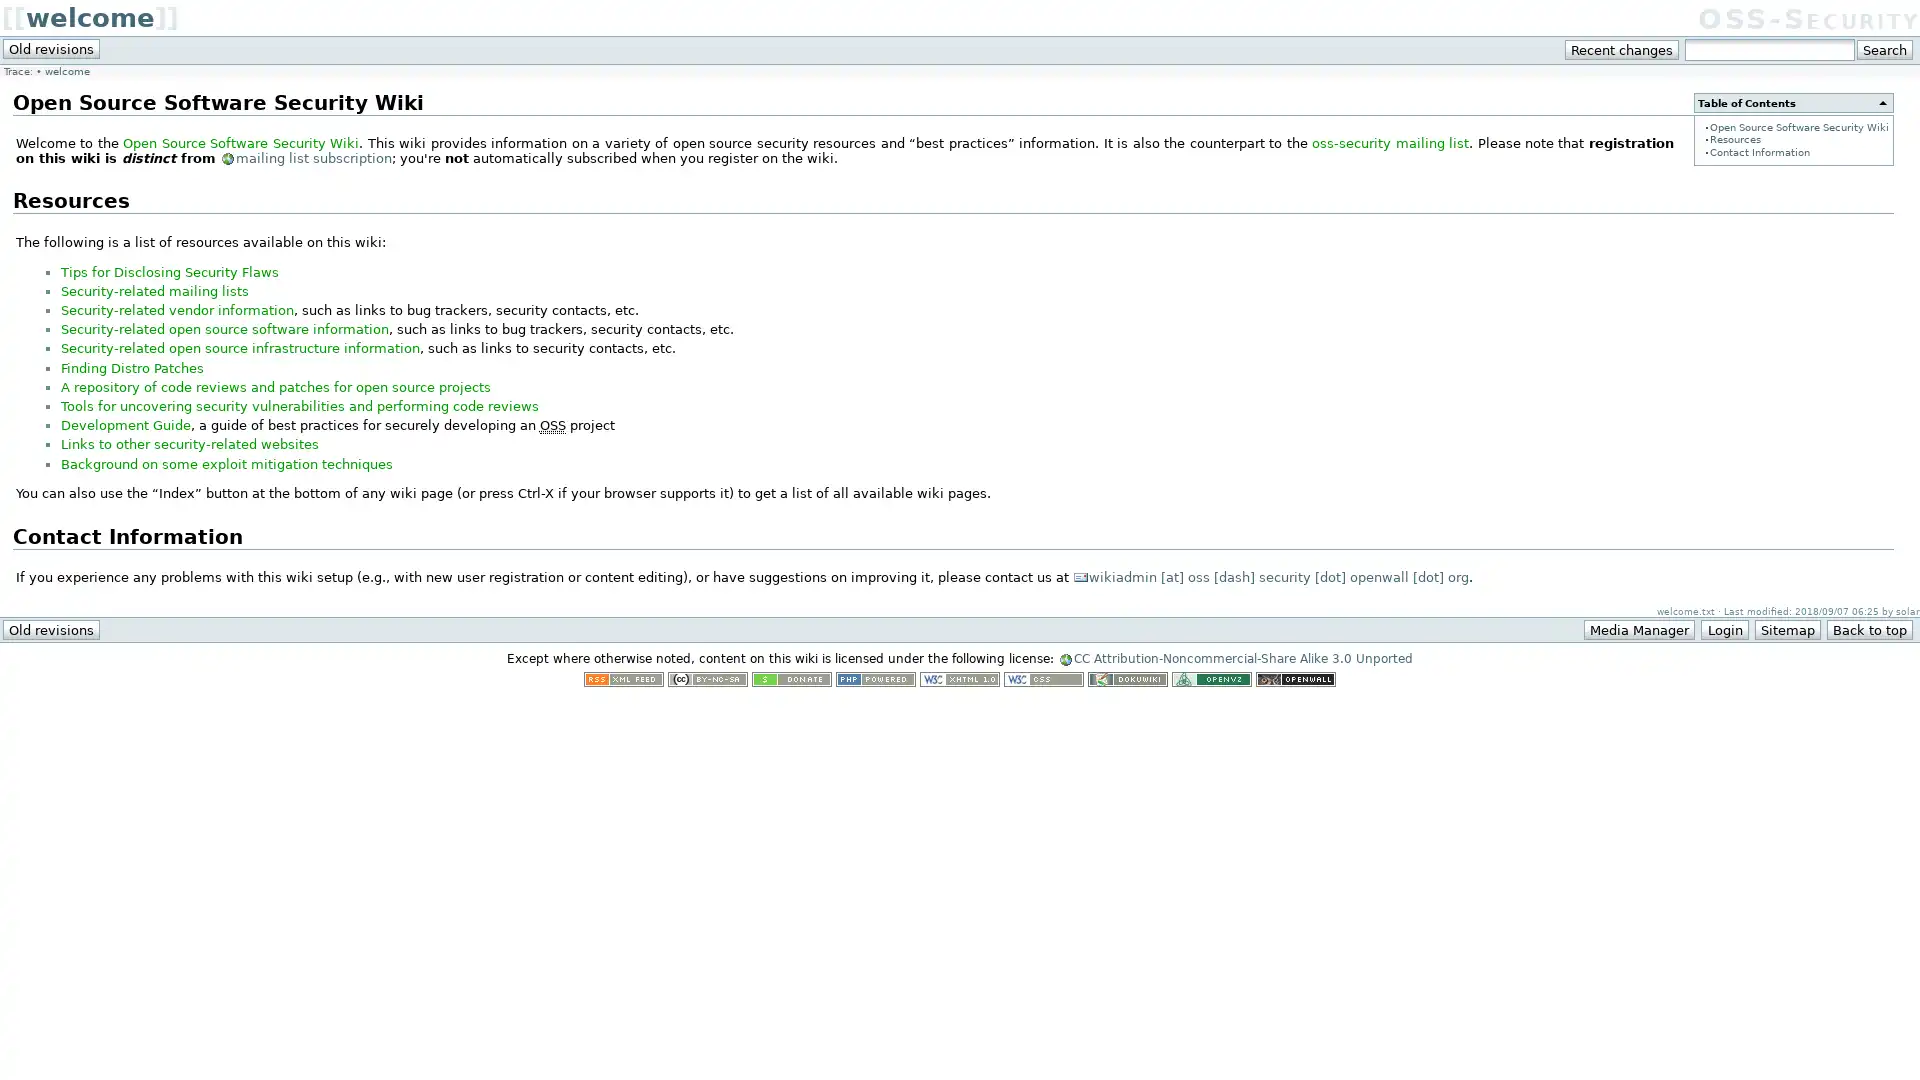 The width and height of the screenshot is (1920, 1080). I want to click on Recent changes, so click(1622, 49).